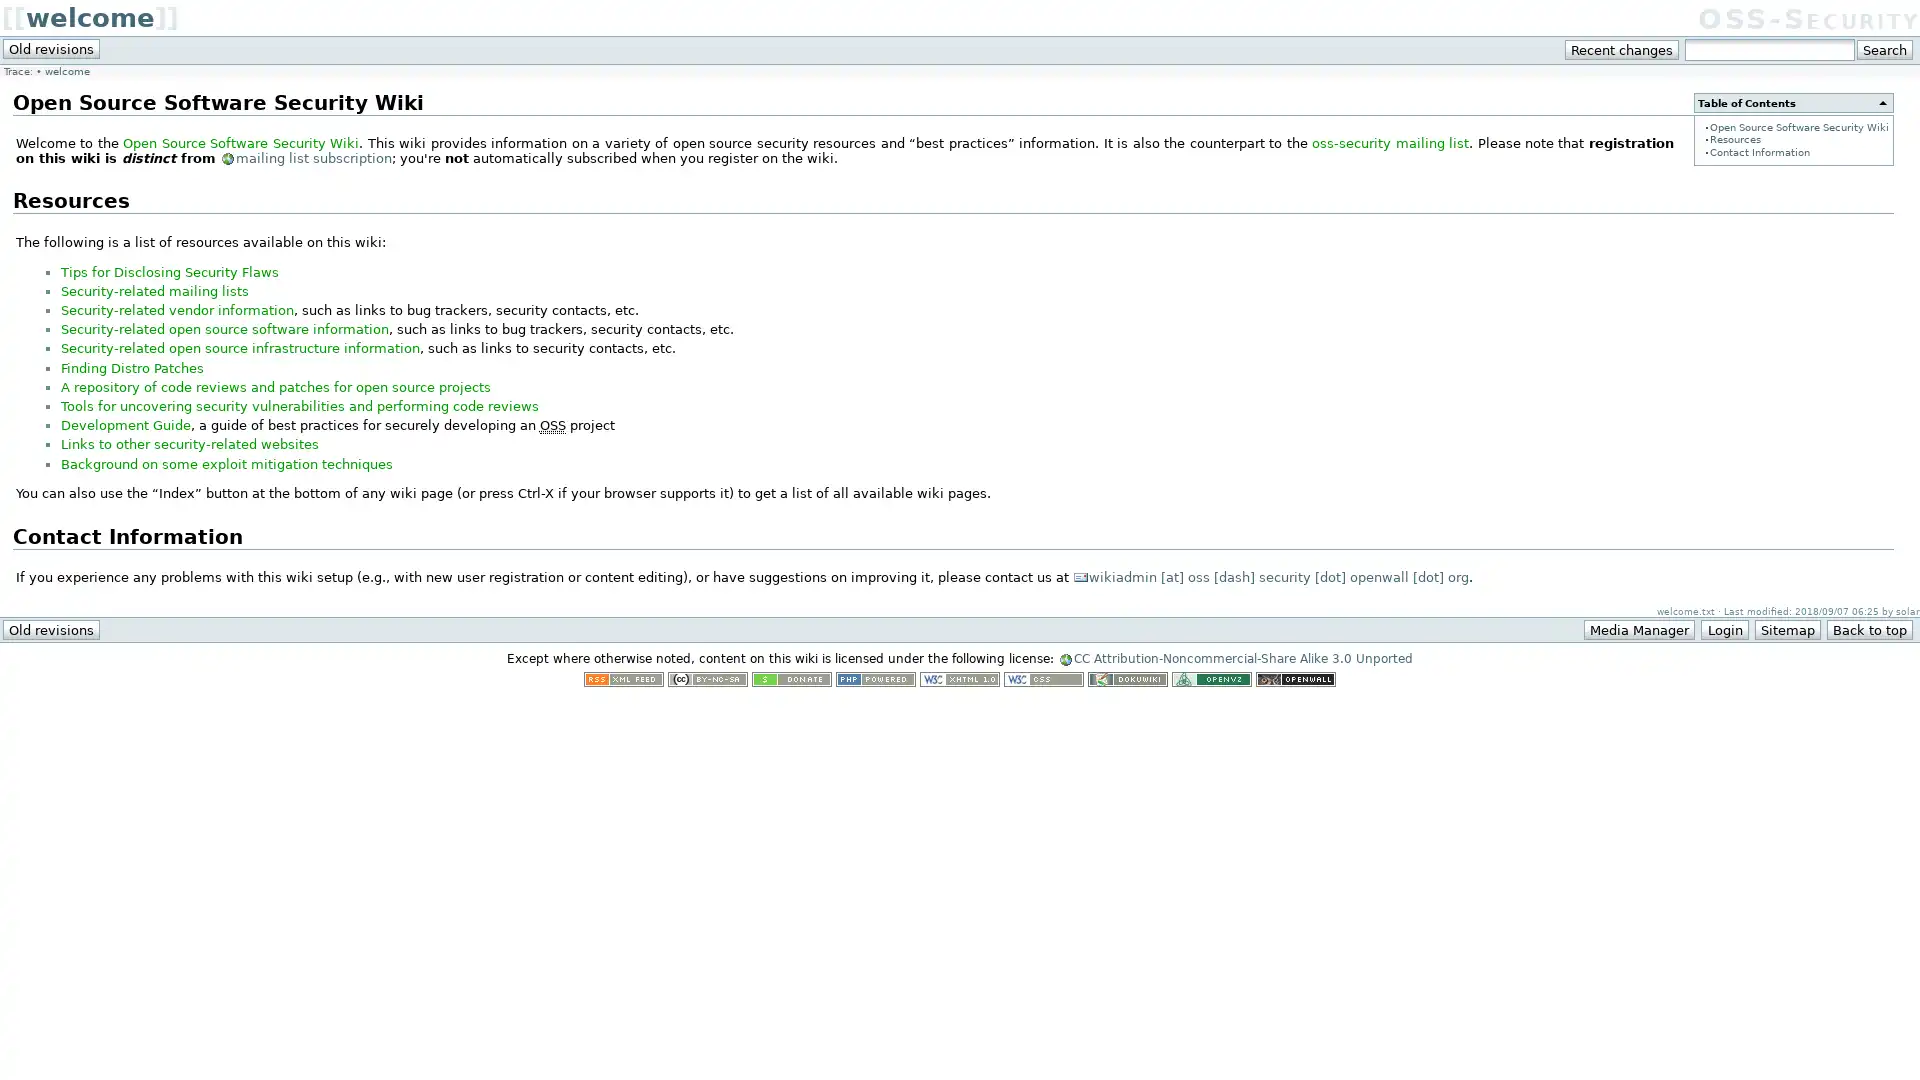 The width and height of the screenshot is (1920, 1080). I want to click on Recent changes, so click(1622, 49).